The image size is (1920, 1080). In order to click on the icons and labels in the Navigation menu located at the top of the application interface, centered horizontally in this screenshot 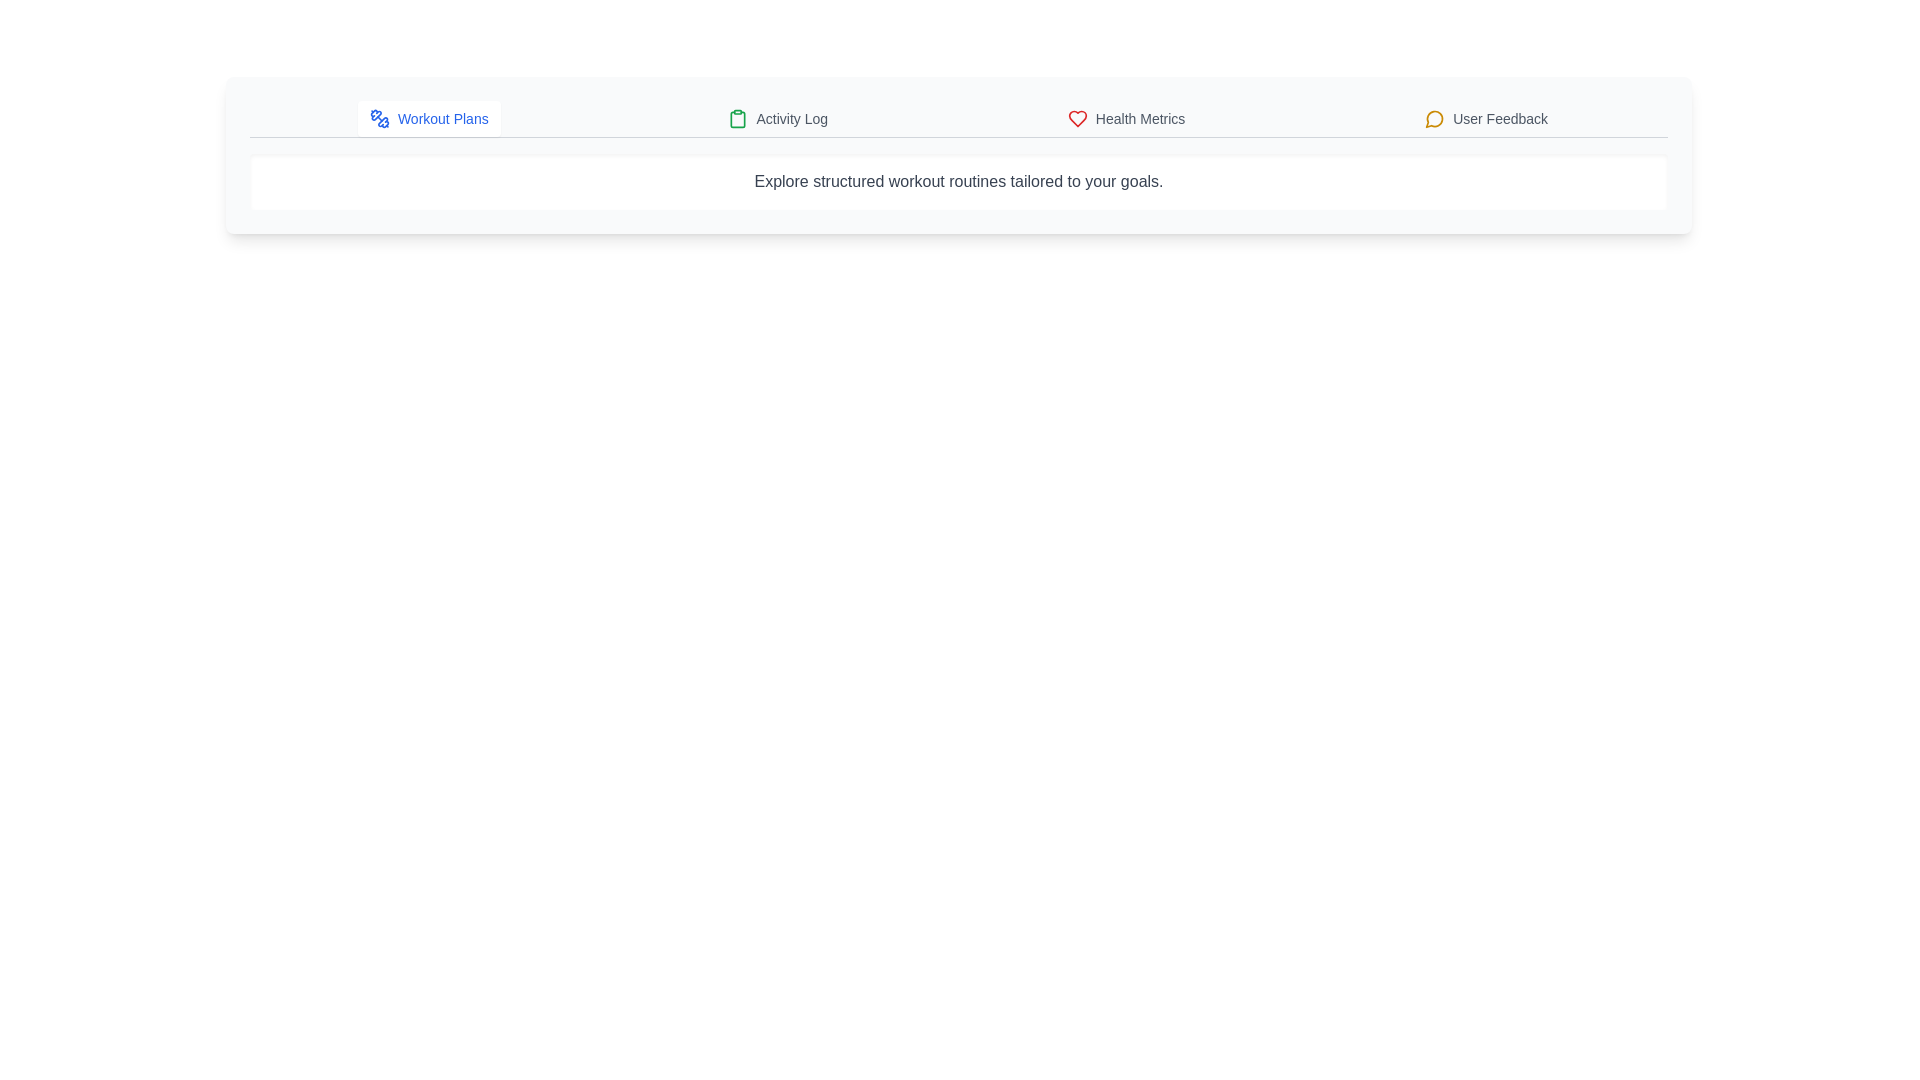, I will do `click(958, 119)`.